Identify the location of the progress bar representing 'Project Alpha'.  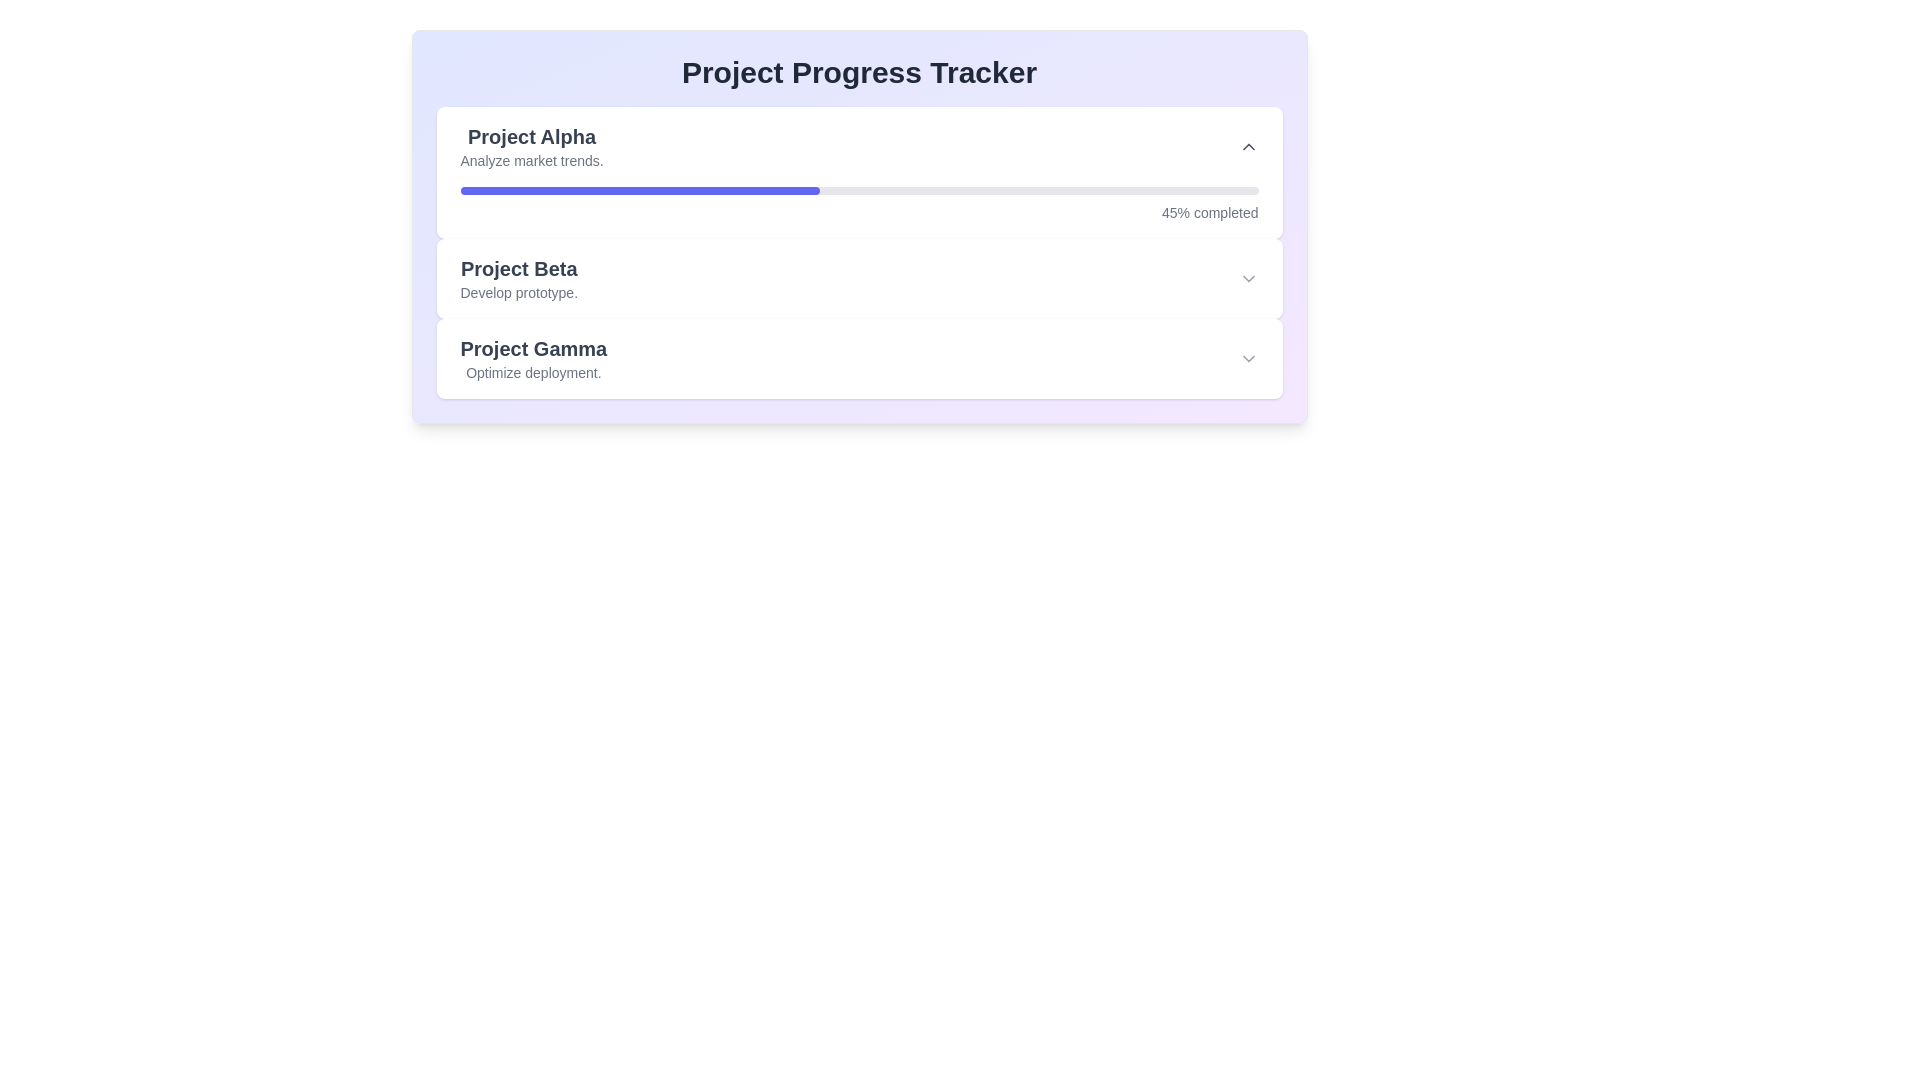
(859, 191).